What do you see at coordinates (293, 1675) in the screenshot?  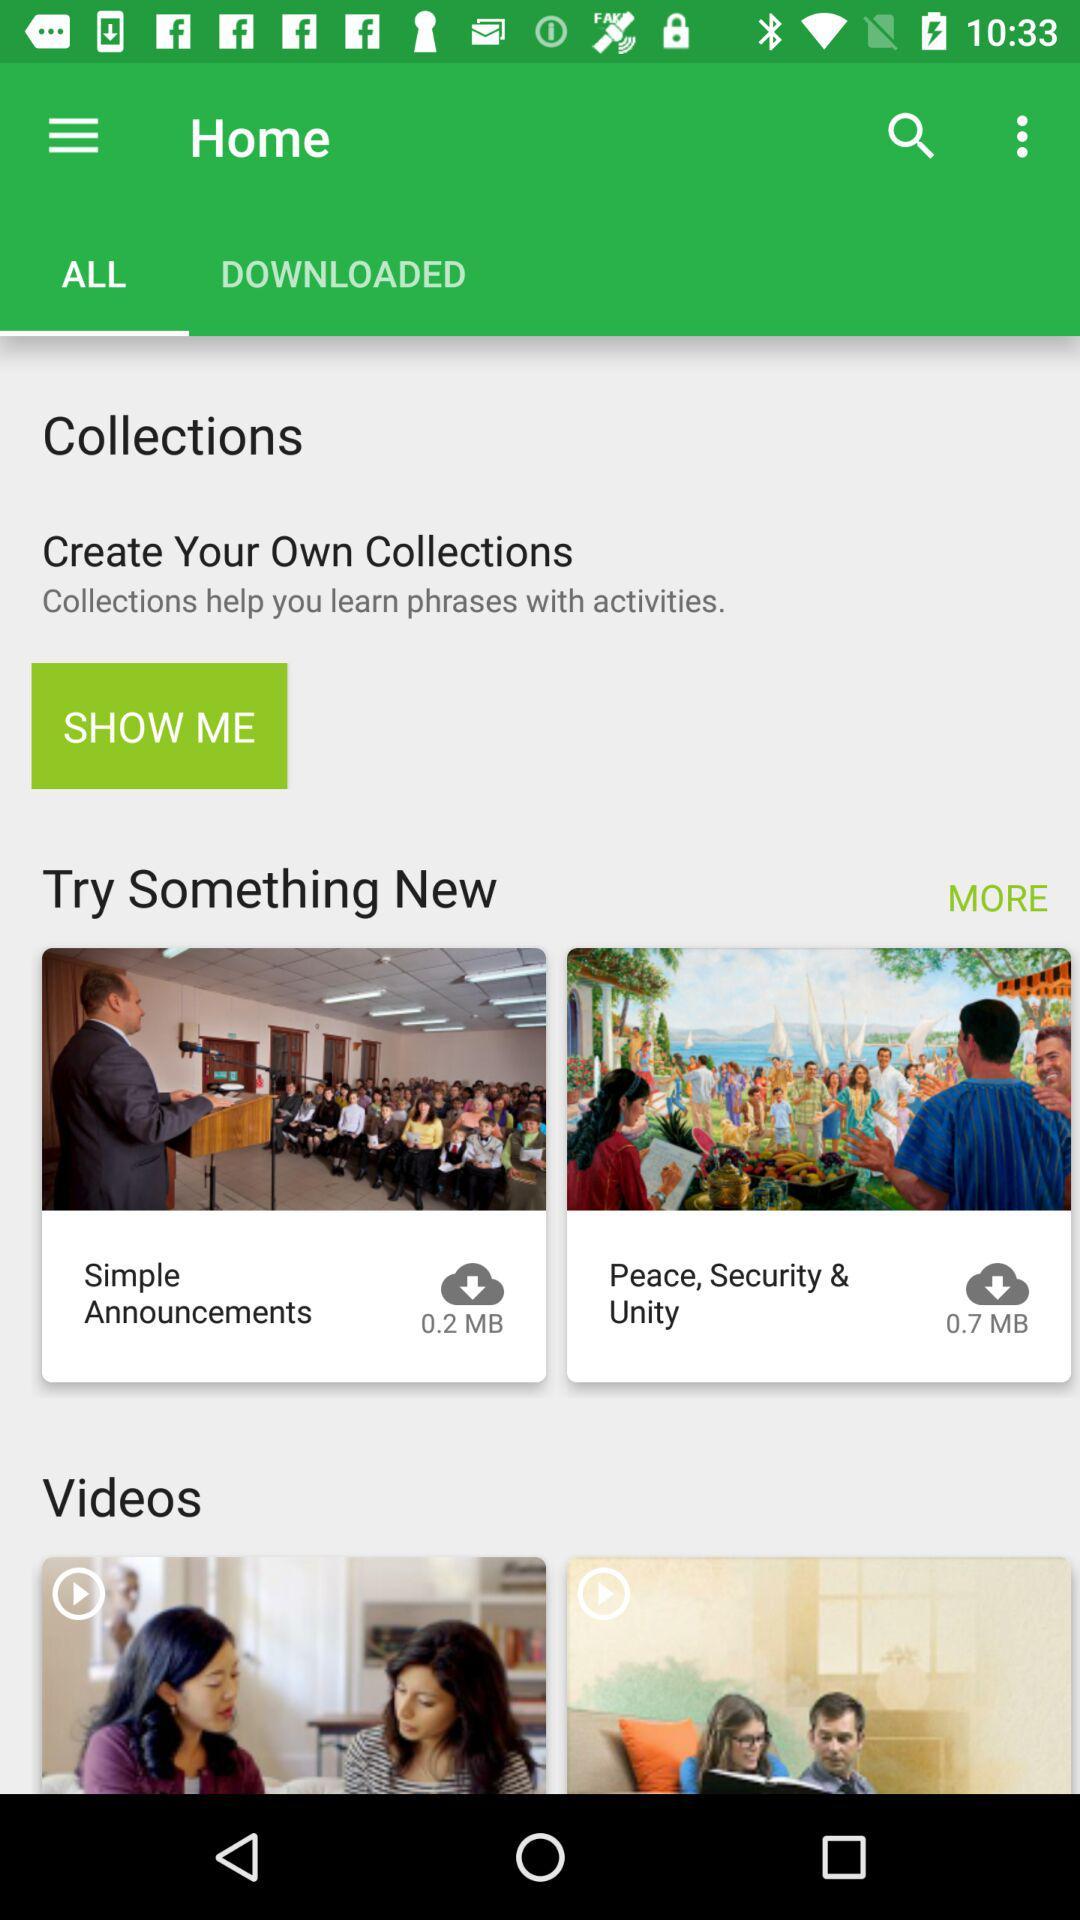 I see `video` at bounding box center [293, 1675].